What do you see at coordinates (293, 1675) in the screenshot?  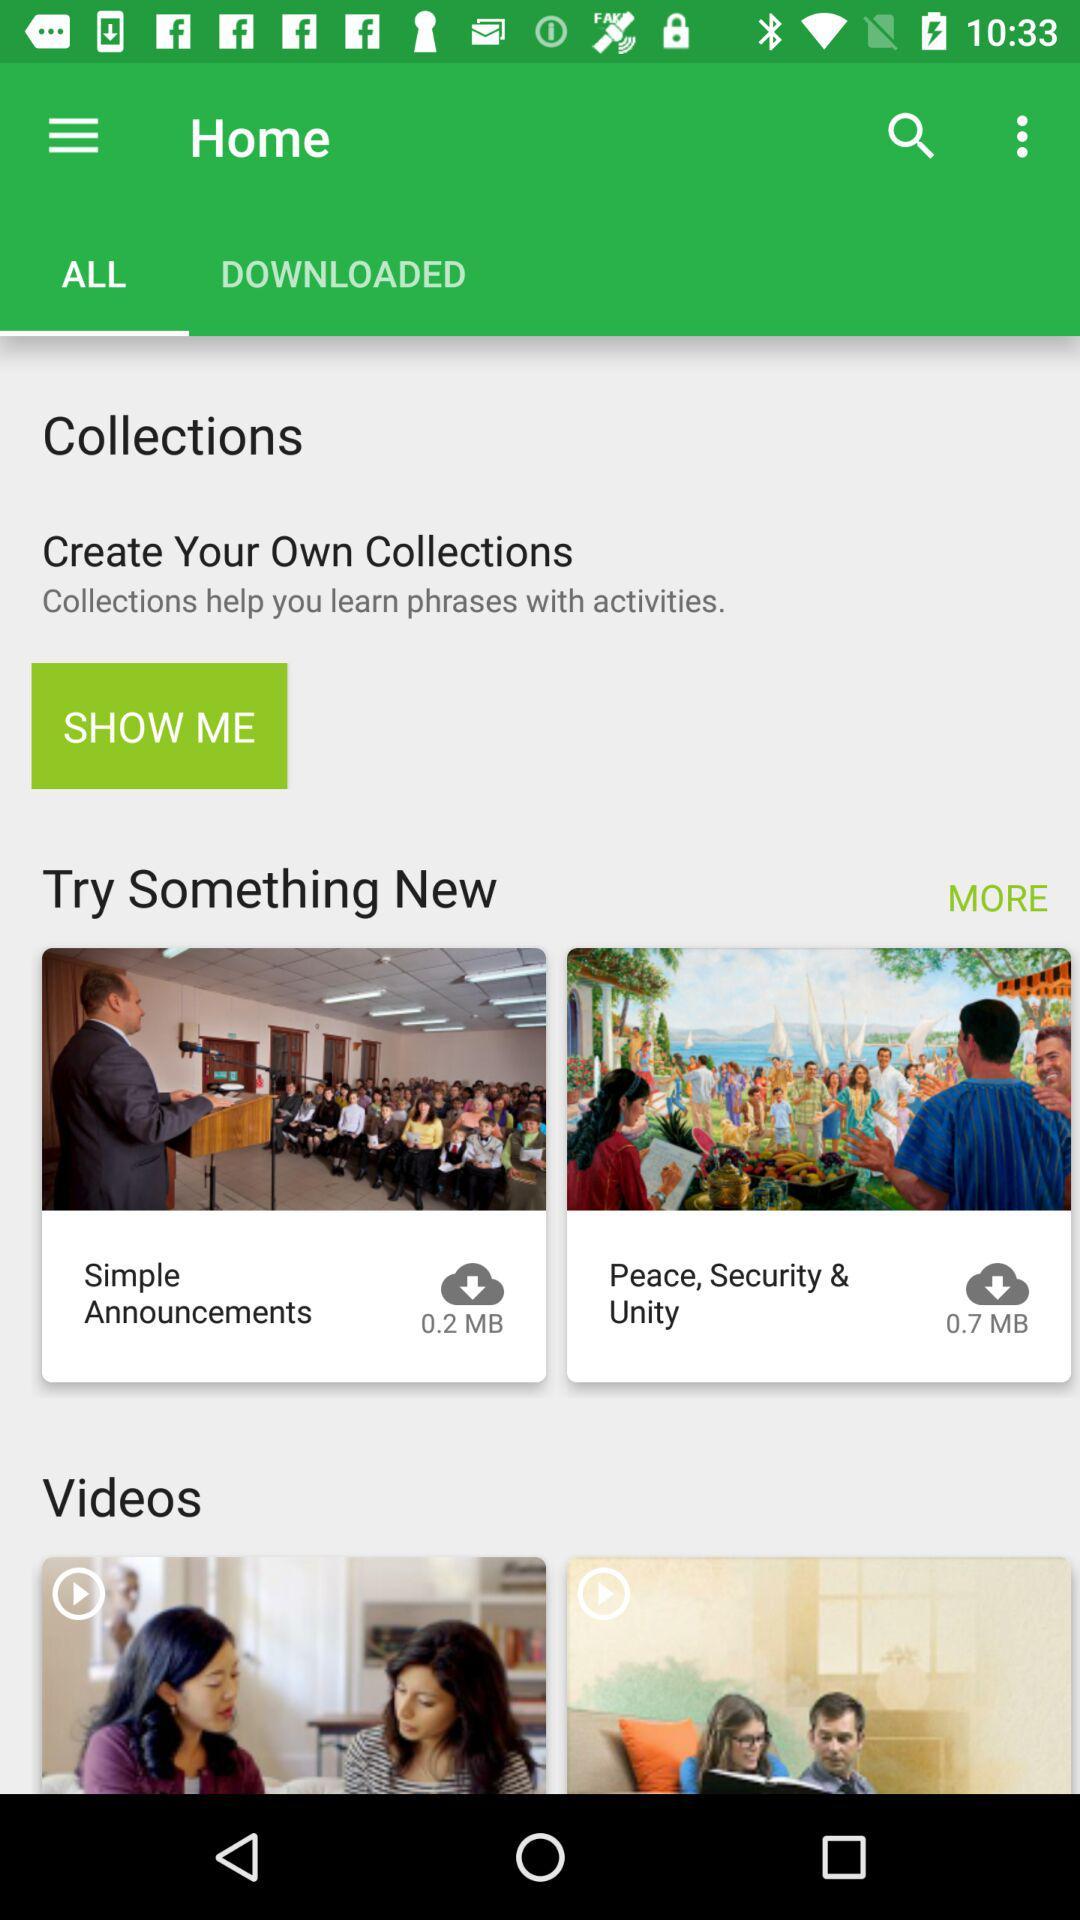 I see `video` at bounding box center [293, 1675].